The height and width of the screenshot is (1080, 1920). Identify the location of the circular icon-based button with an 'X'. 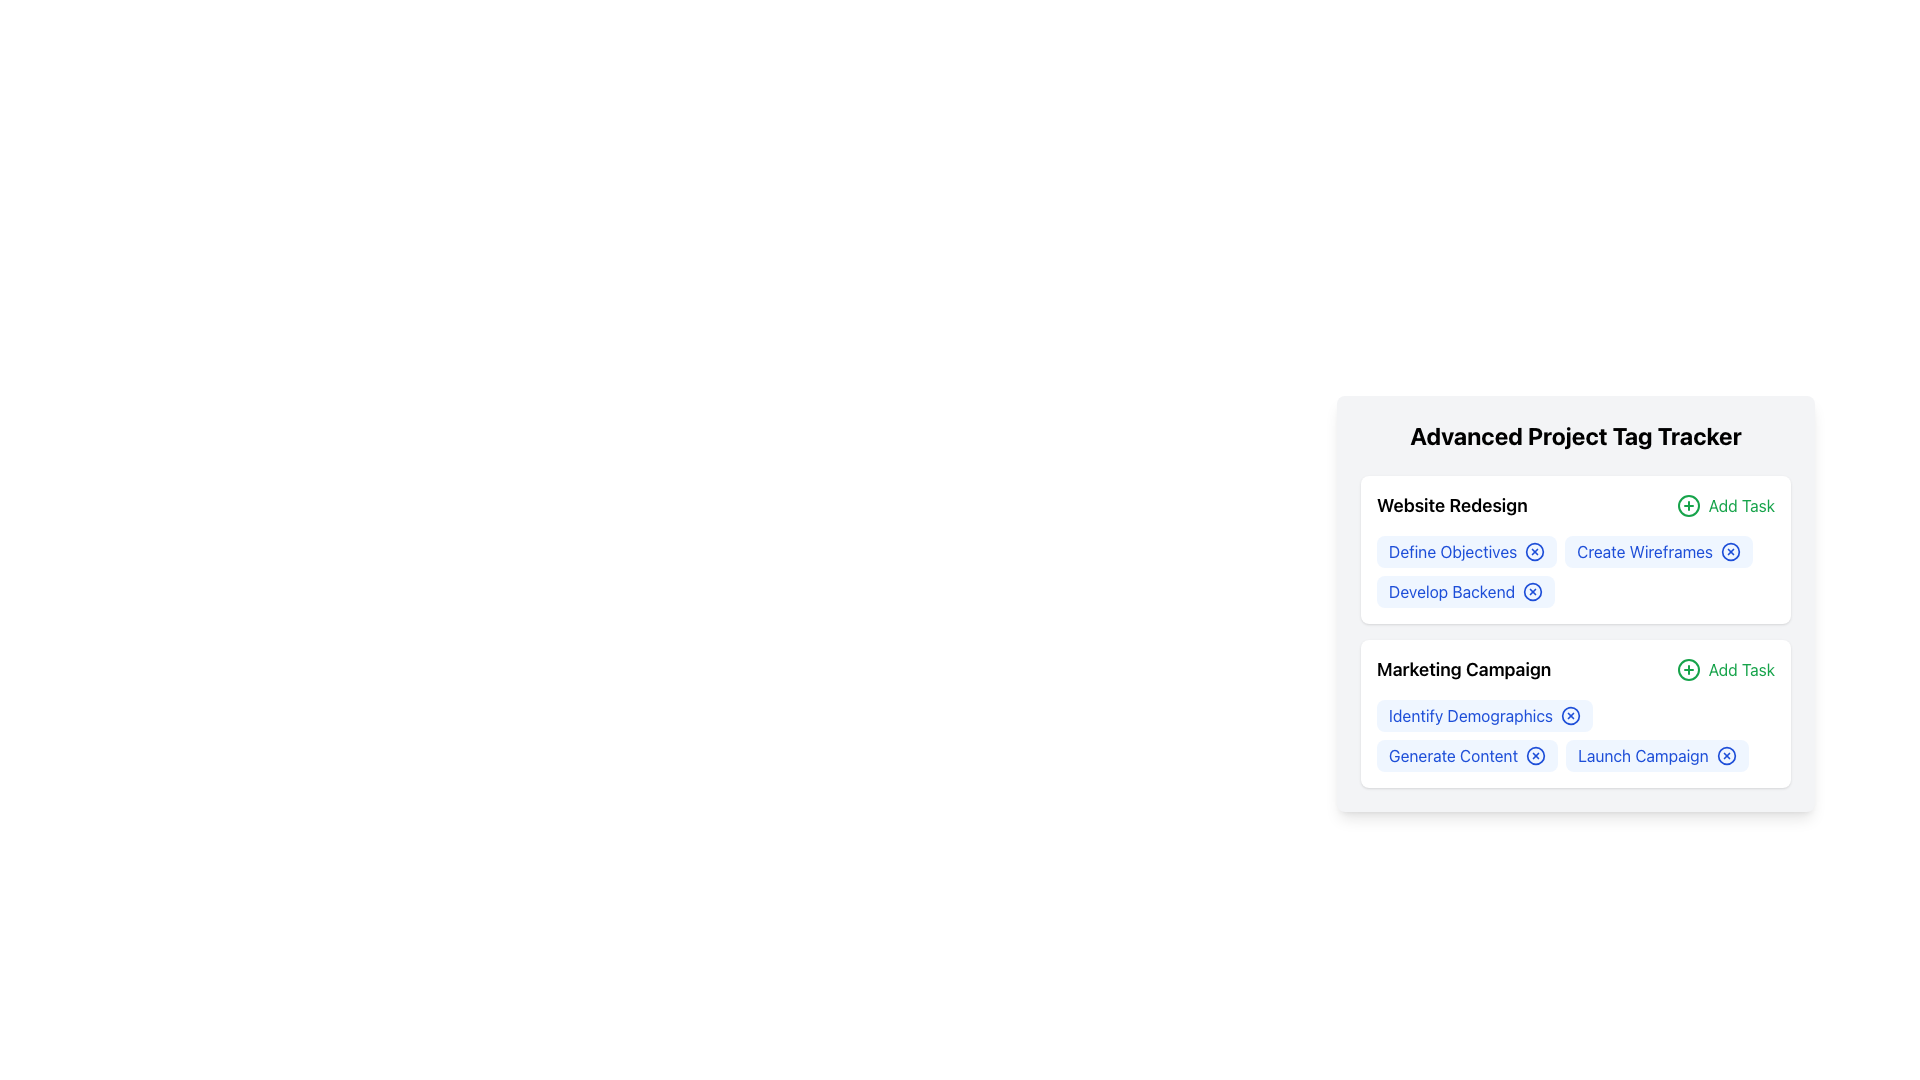
(1535, 756).